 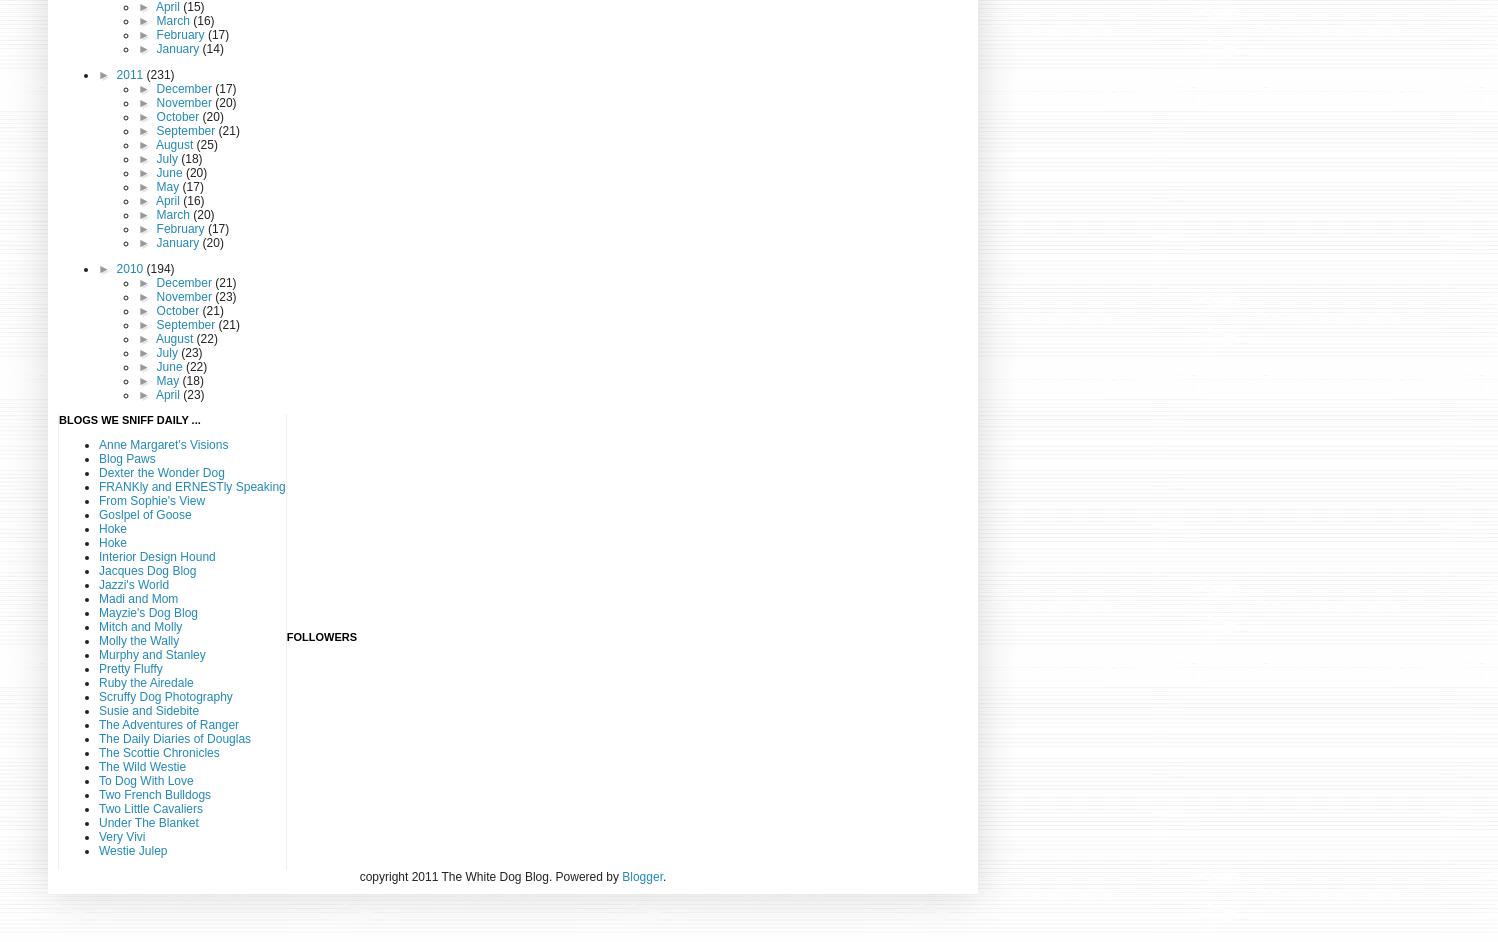 I want to click on 'Goslpel of Goose', so click(x=145, y=514).